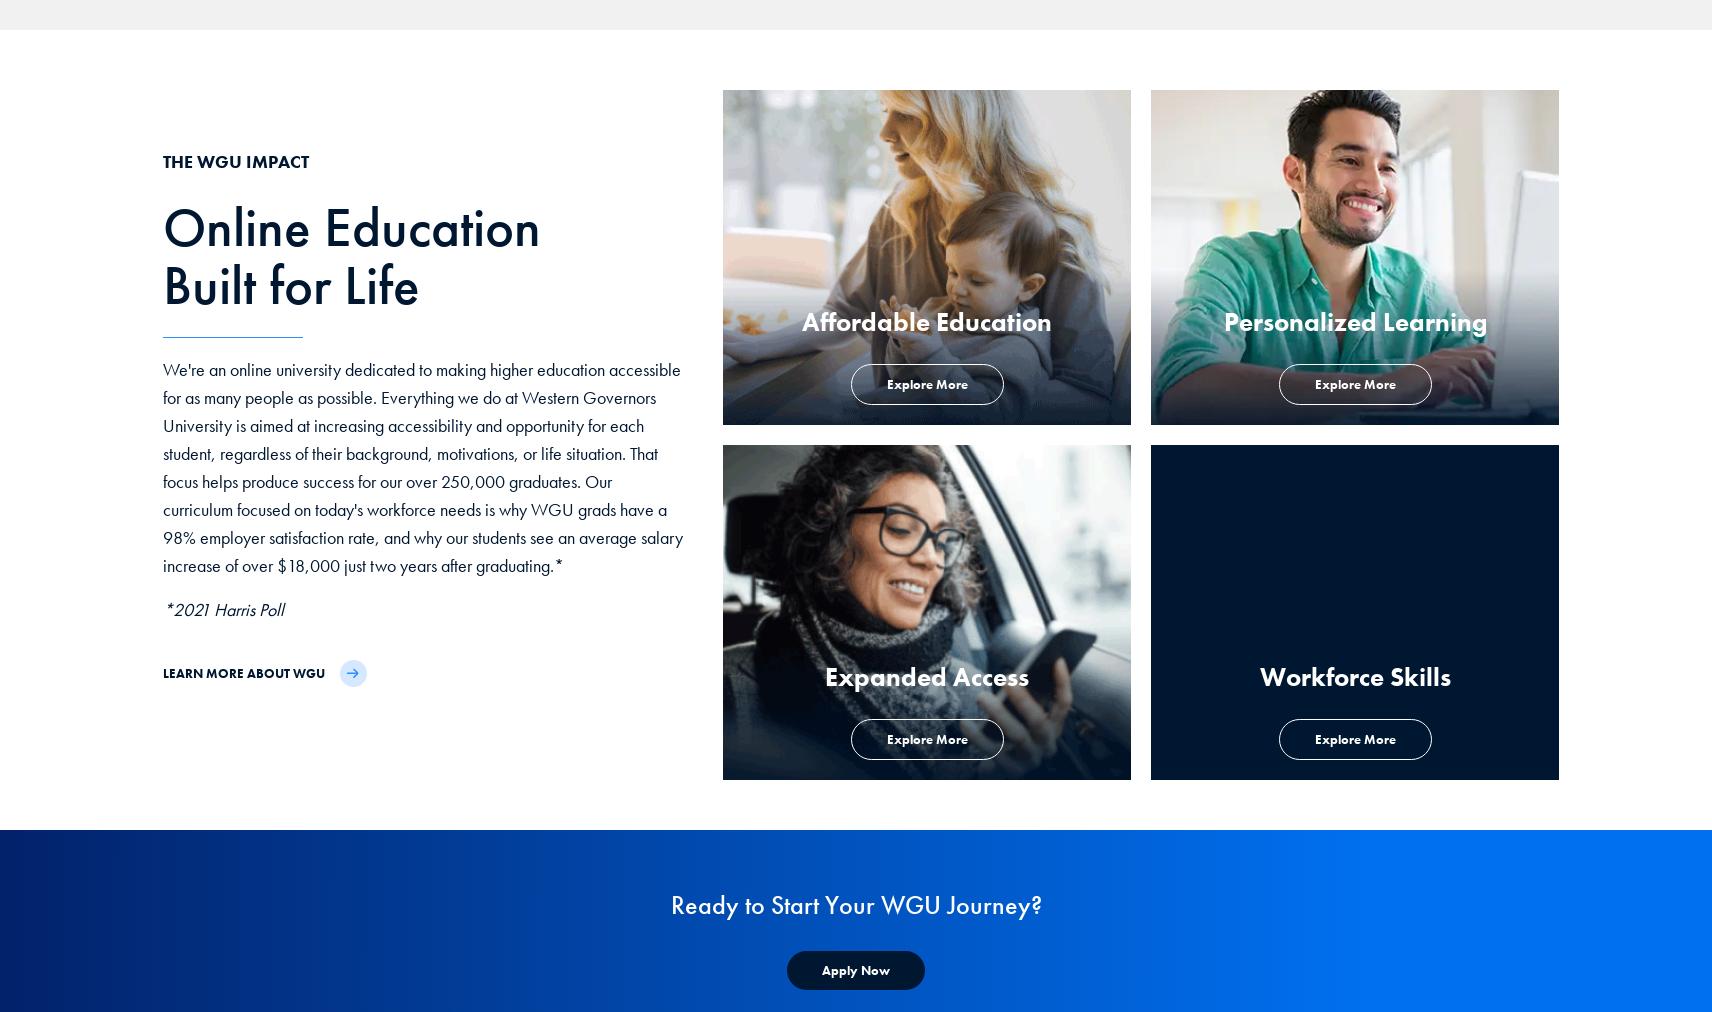  I want to click on 'LEARN MORE ABOUT WGU', so click(242, 672).